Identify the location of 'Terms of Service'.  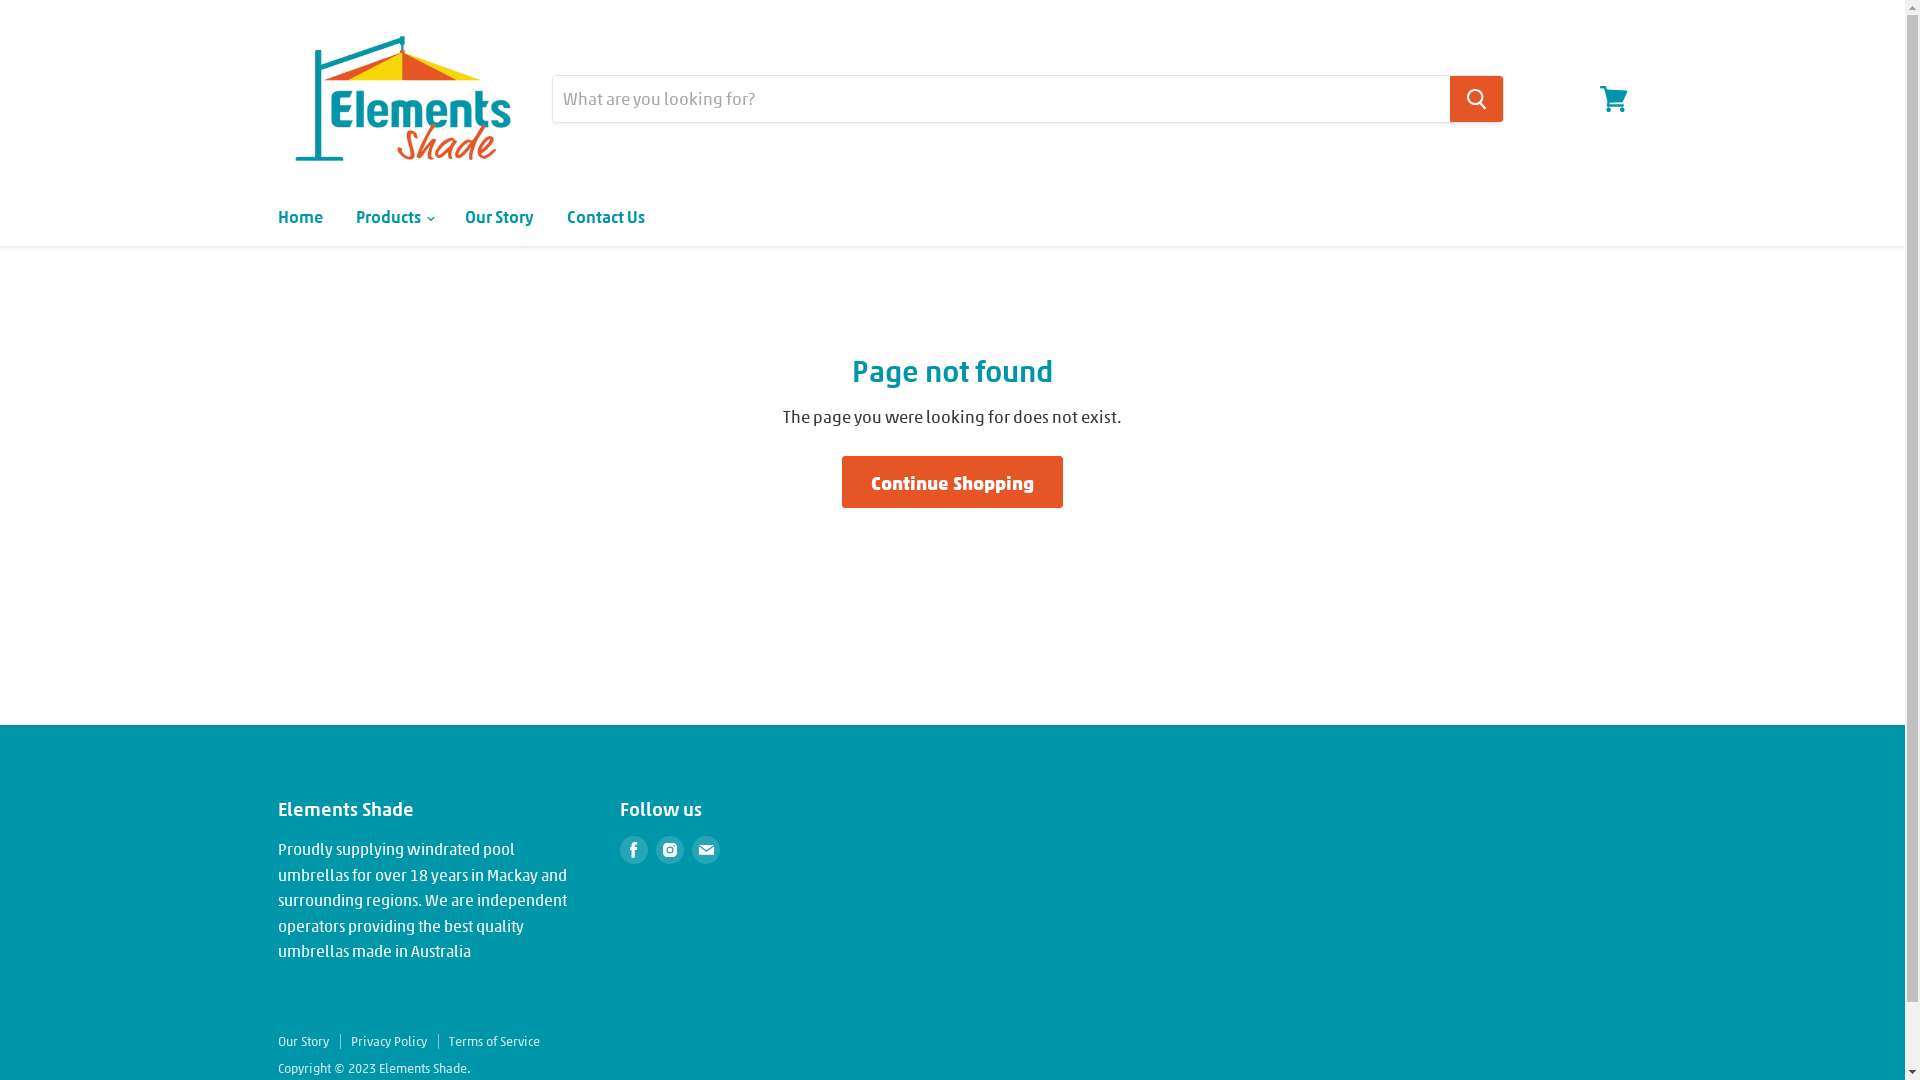
(493, 1040).